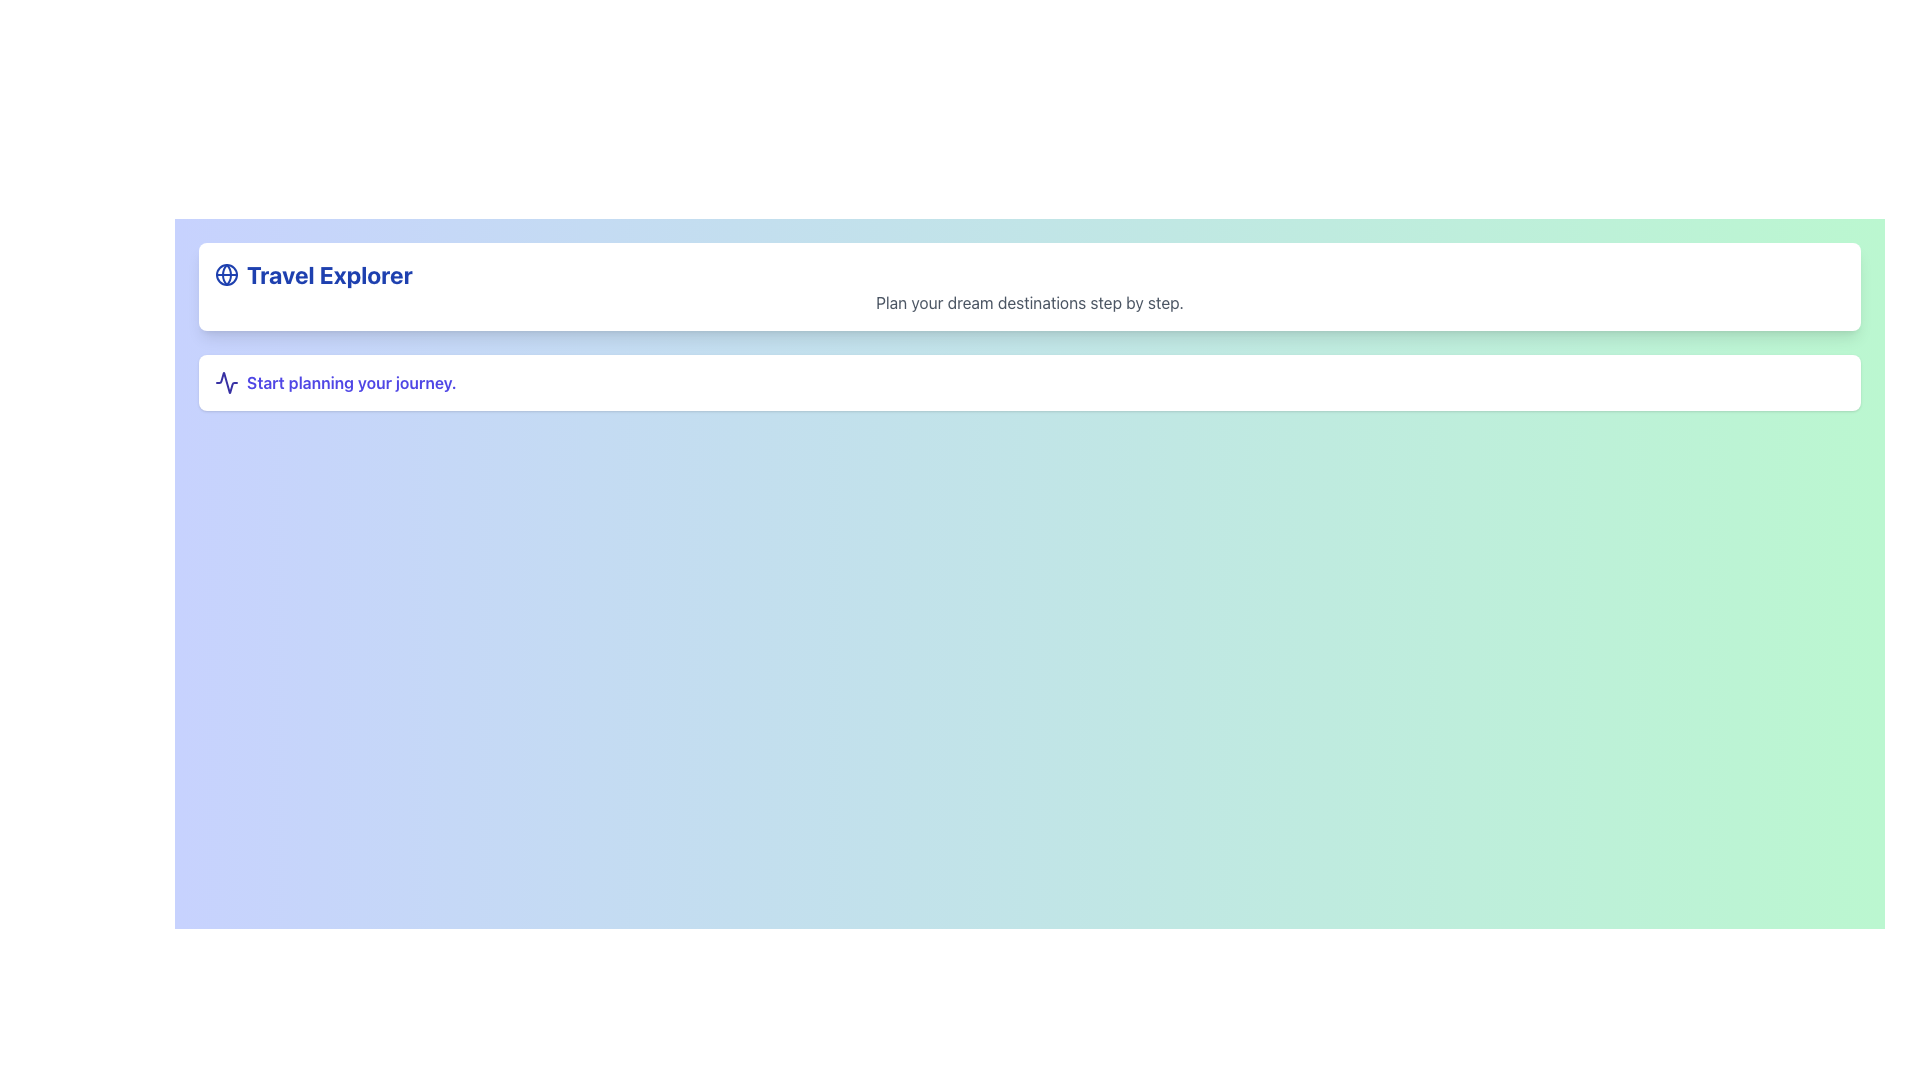 The image size is (1920, 1080). What do you see at coordinates (1030, 303) in the screenshot?
I see `the text label displaying 'Plan your dream destinations step by step.' which is located below the 'Travel Explorer' title in a white box with rounded corners` at bounding box center [1030, 303].